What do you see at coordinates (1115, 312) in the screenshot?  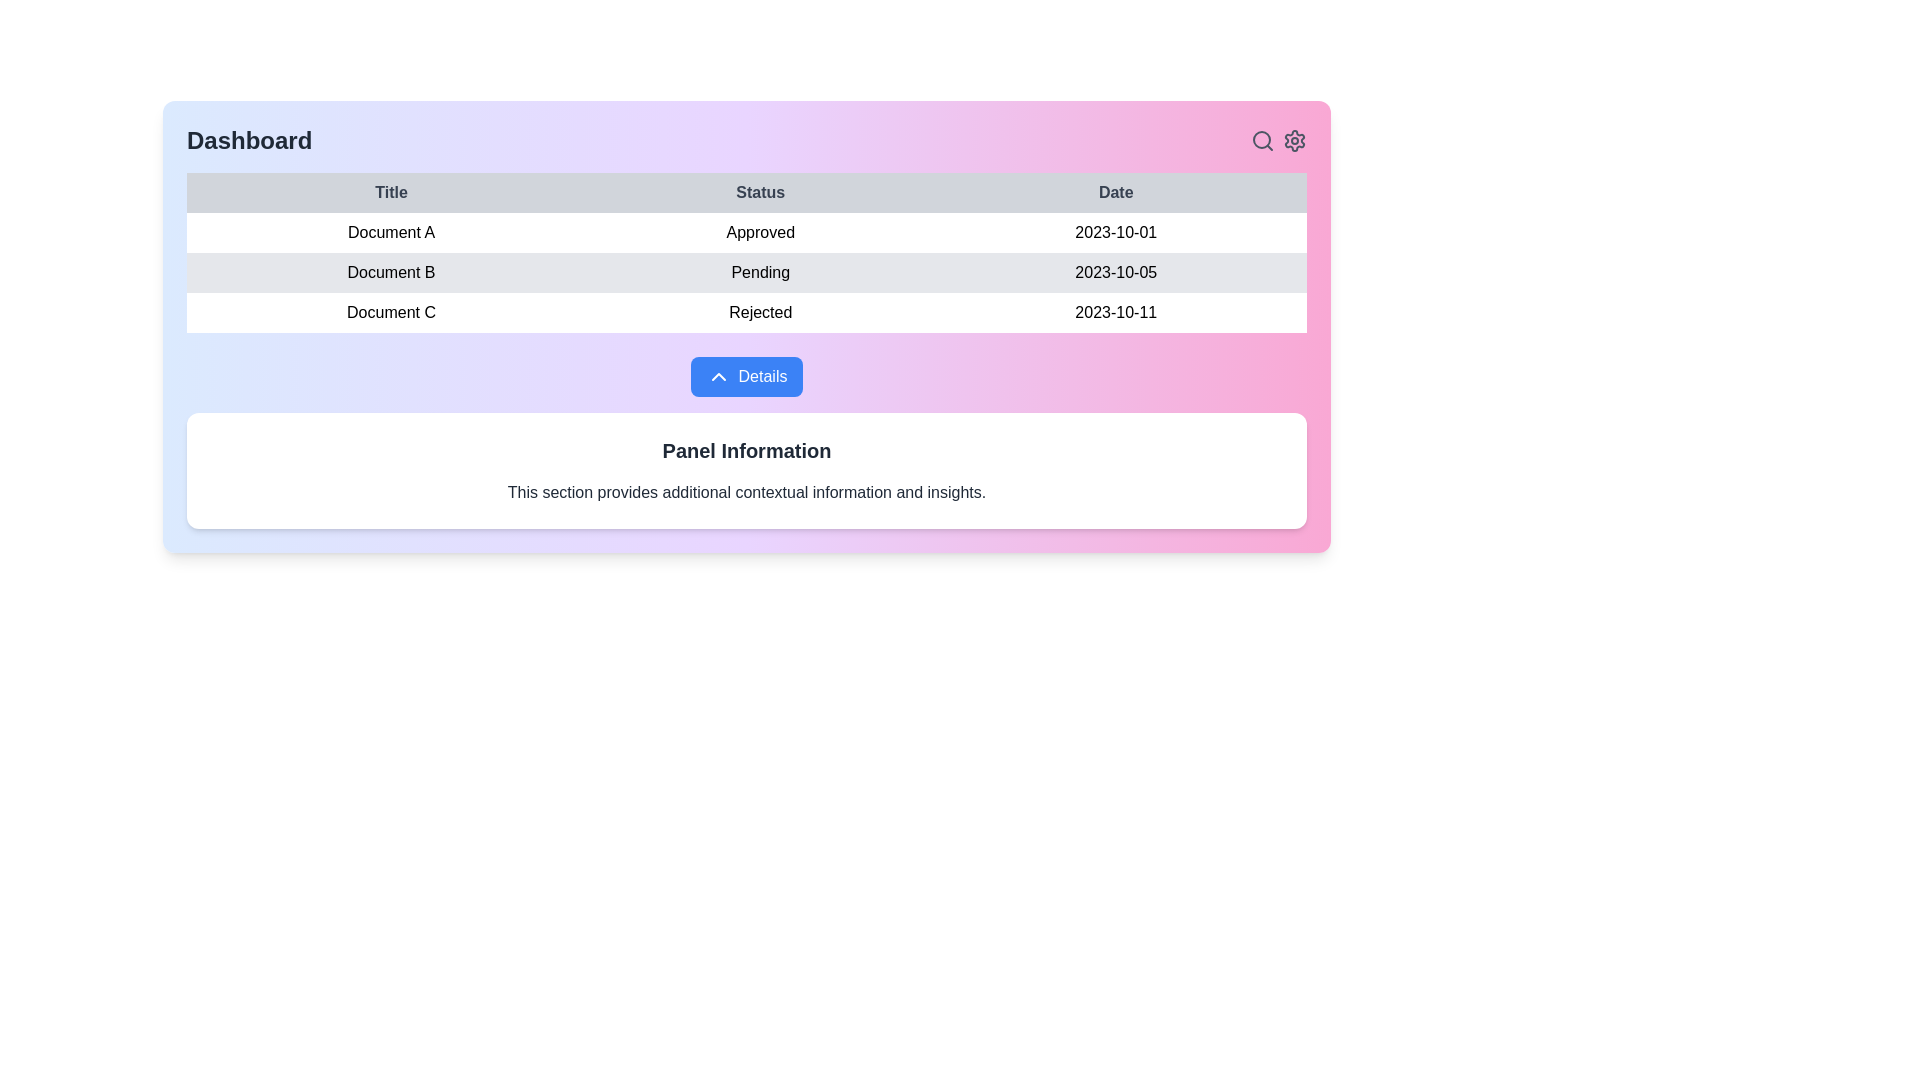 I see `the static text element displaying the date '2023-10-11' in the 'Date' column of the last row in the document information table` at bounding box center [1115, 312].